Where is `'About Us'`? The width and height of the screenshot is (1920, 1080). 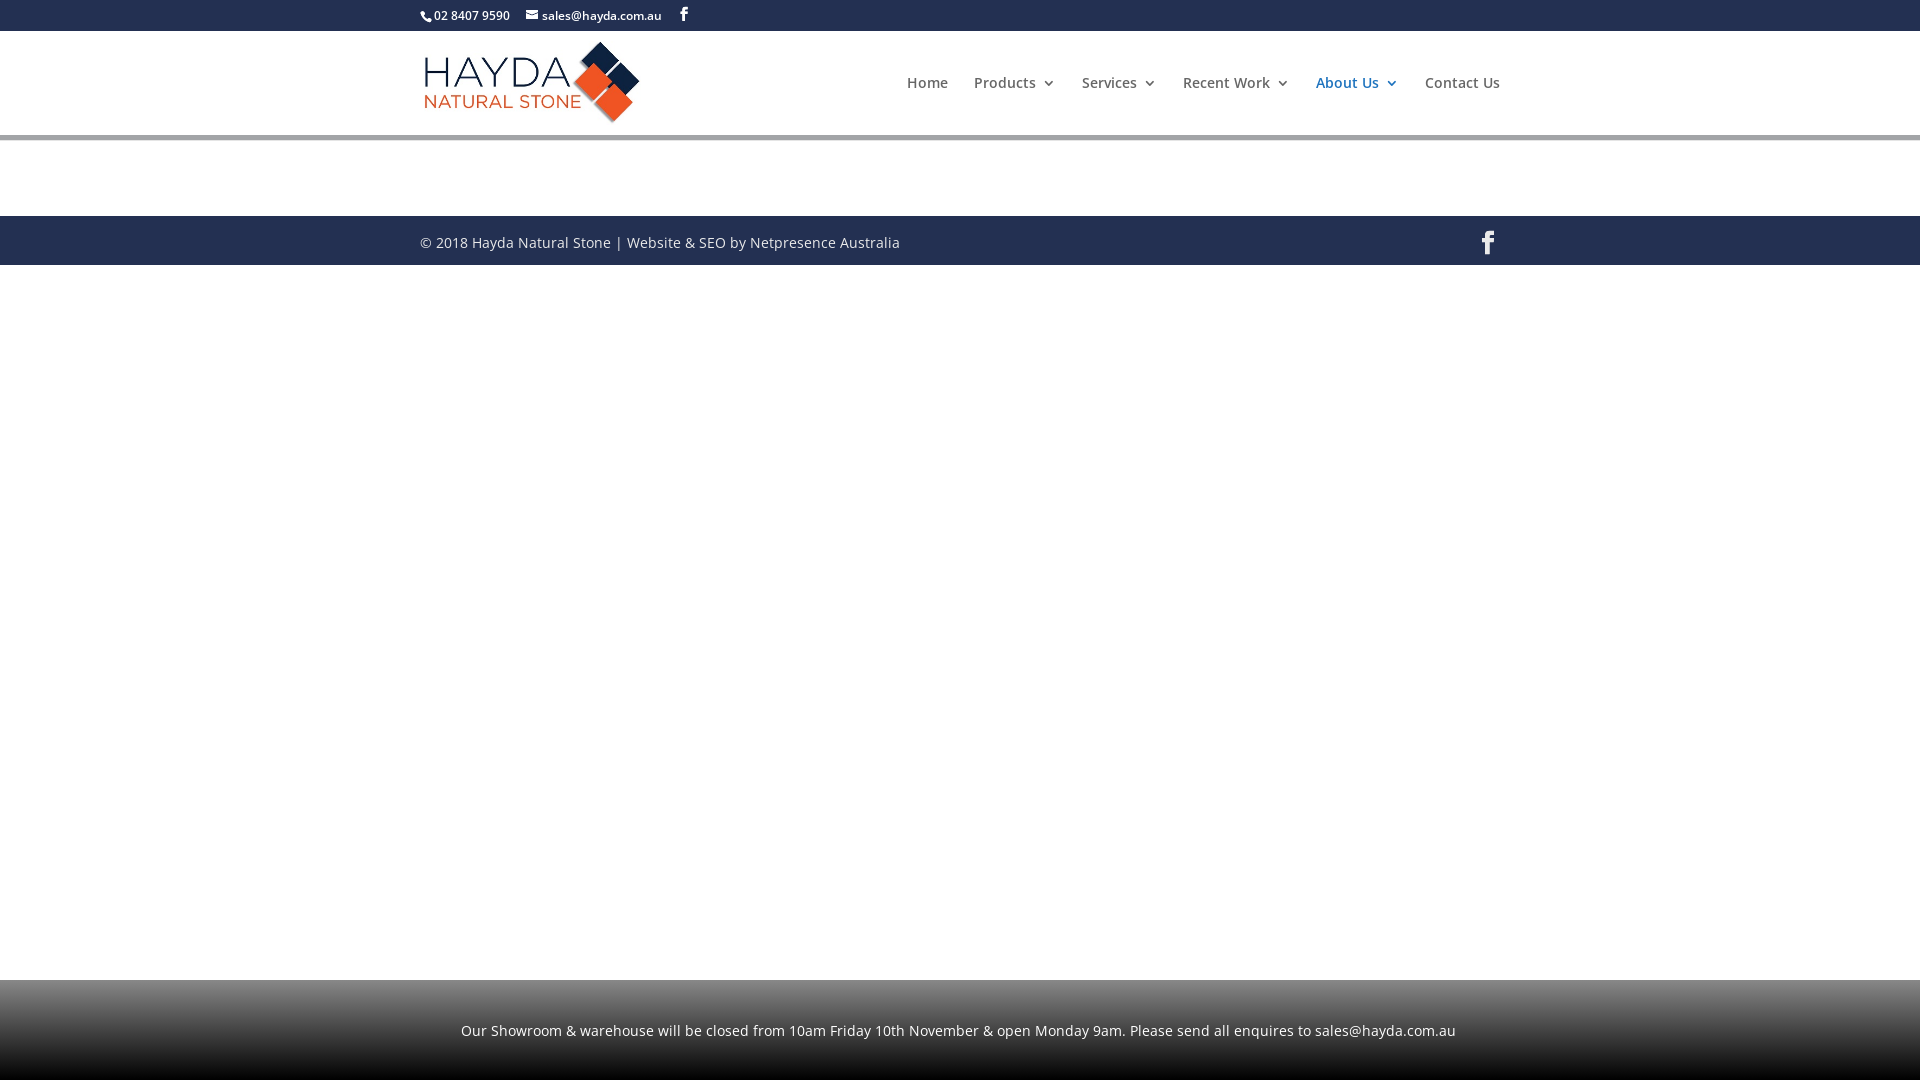
'About Us' is located at coordinates (1357, 105).